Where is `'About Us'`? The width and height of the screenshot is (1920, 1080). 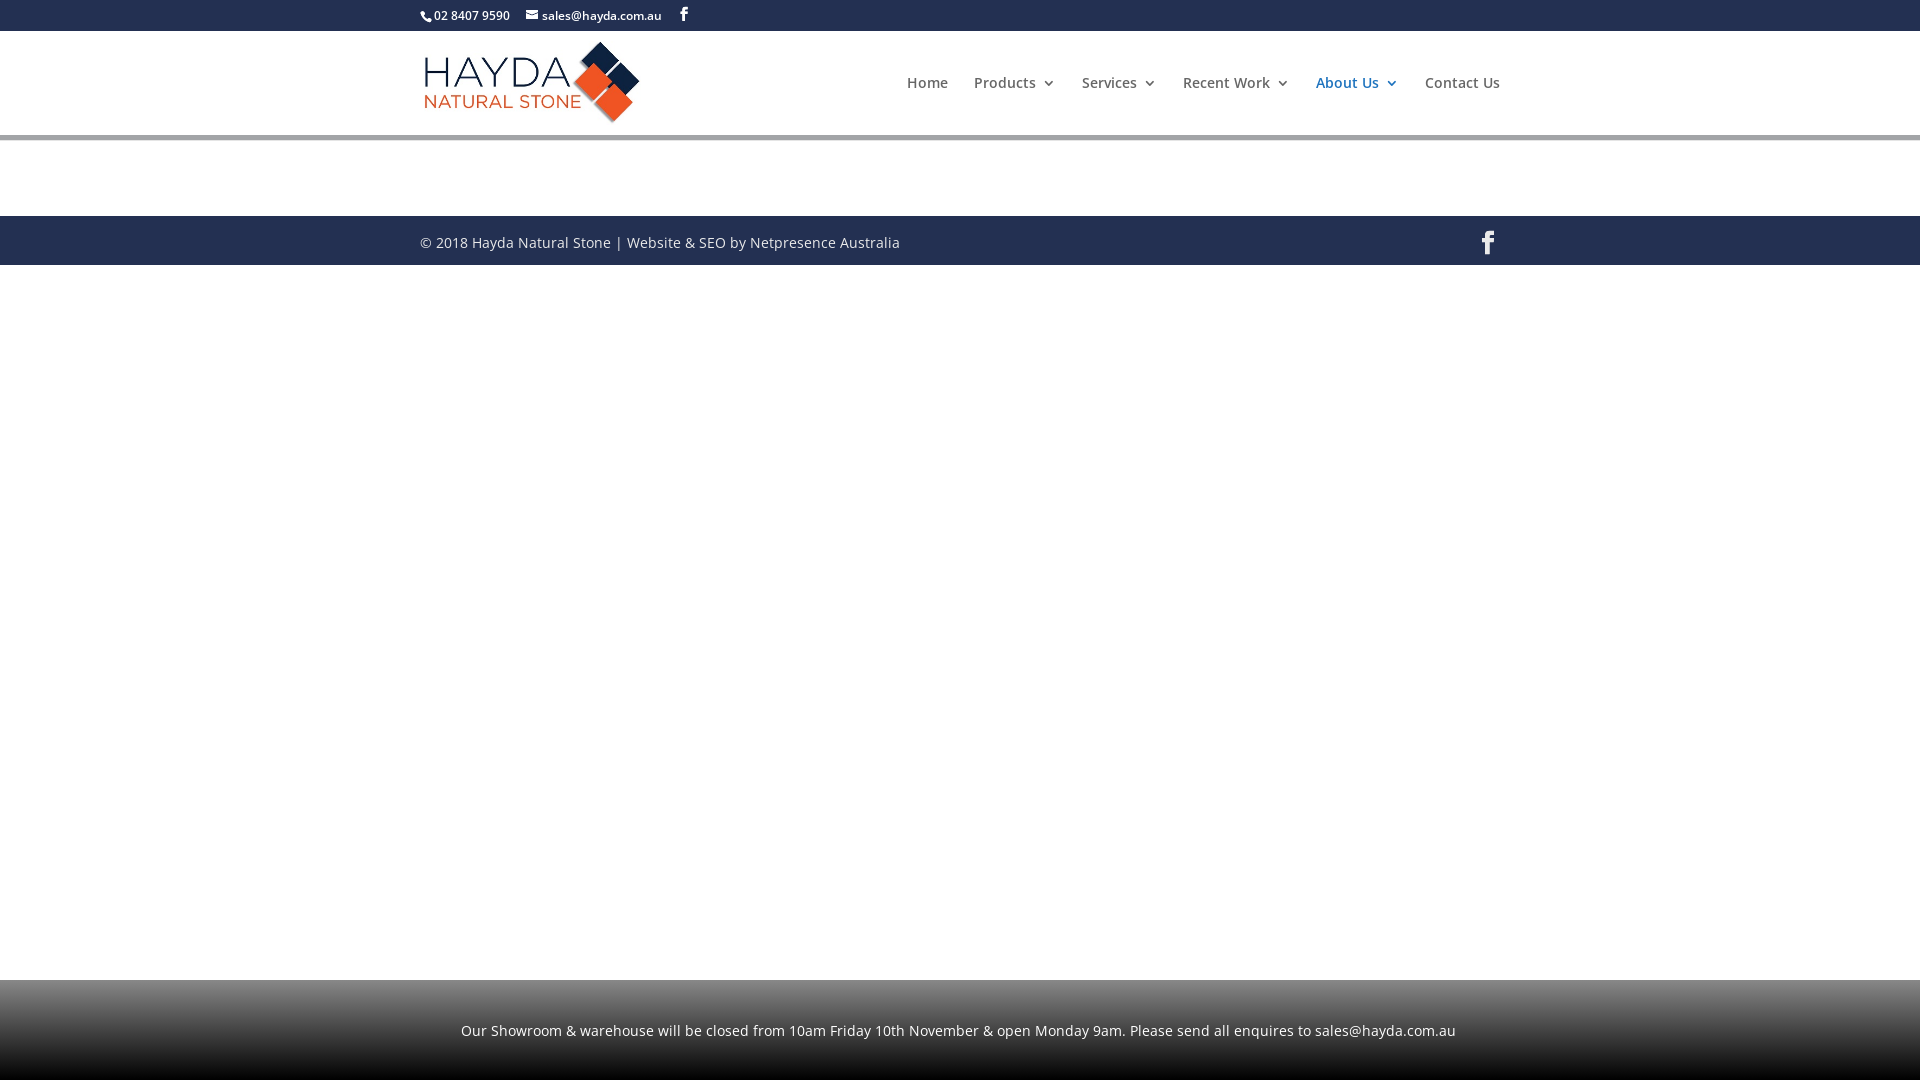
'About Us' is located at coordinates (1357, 105).